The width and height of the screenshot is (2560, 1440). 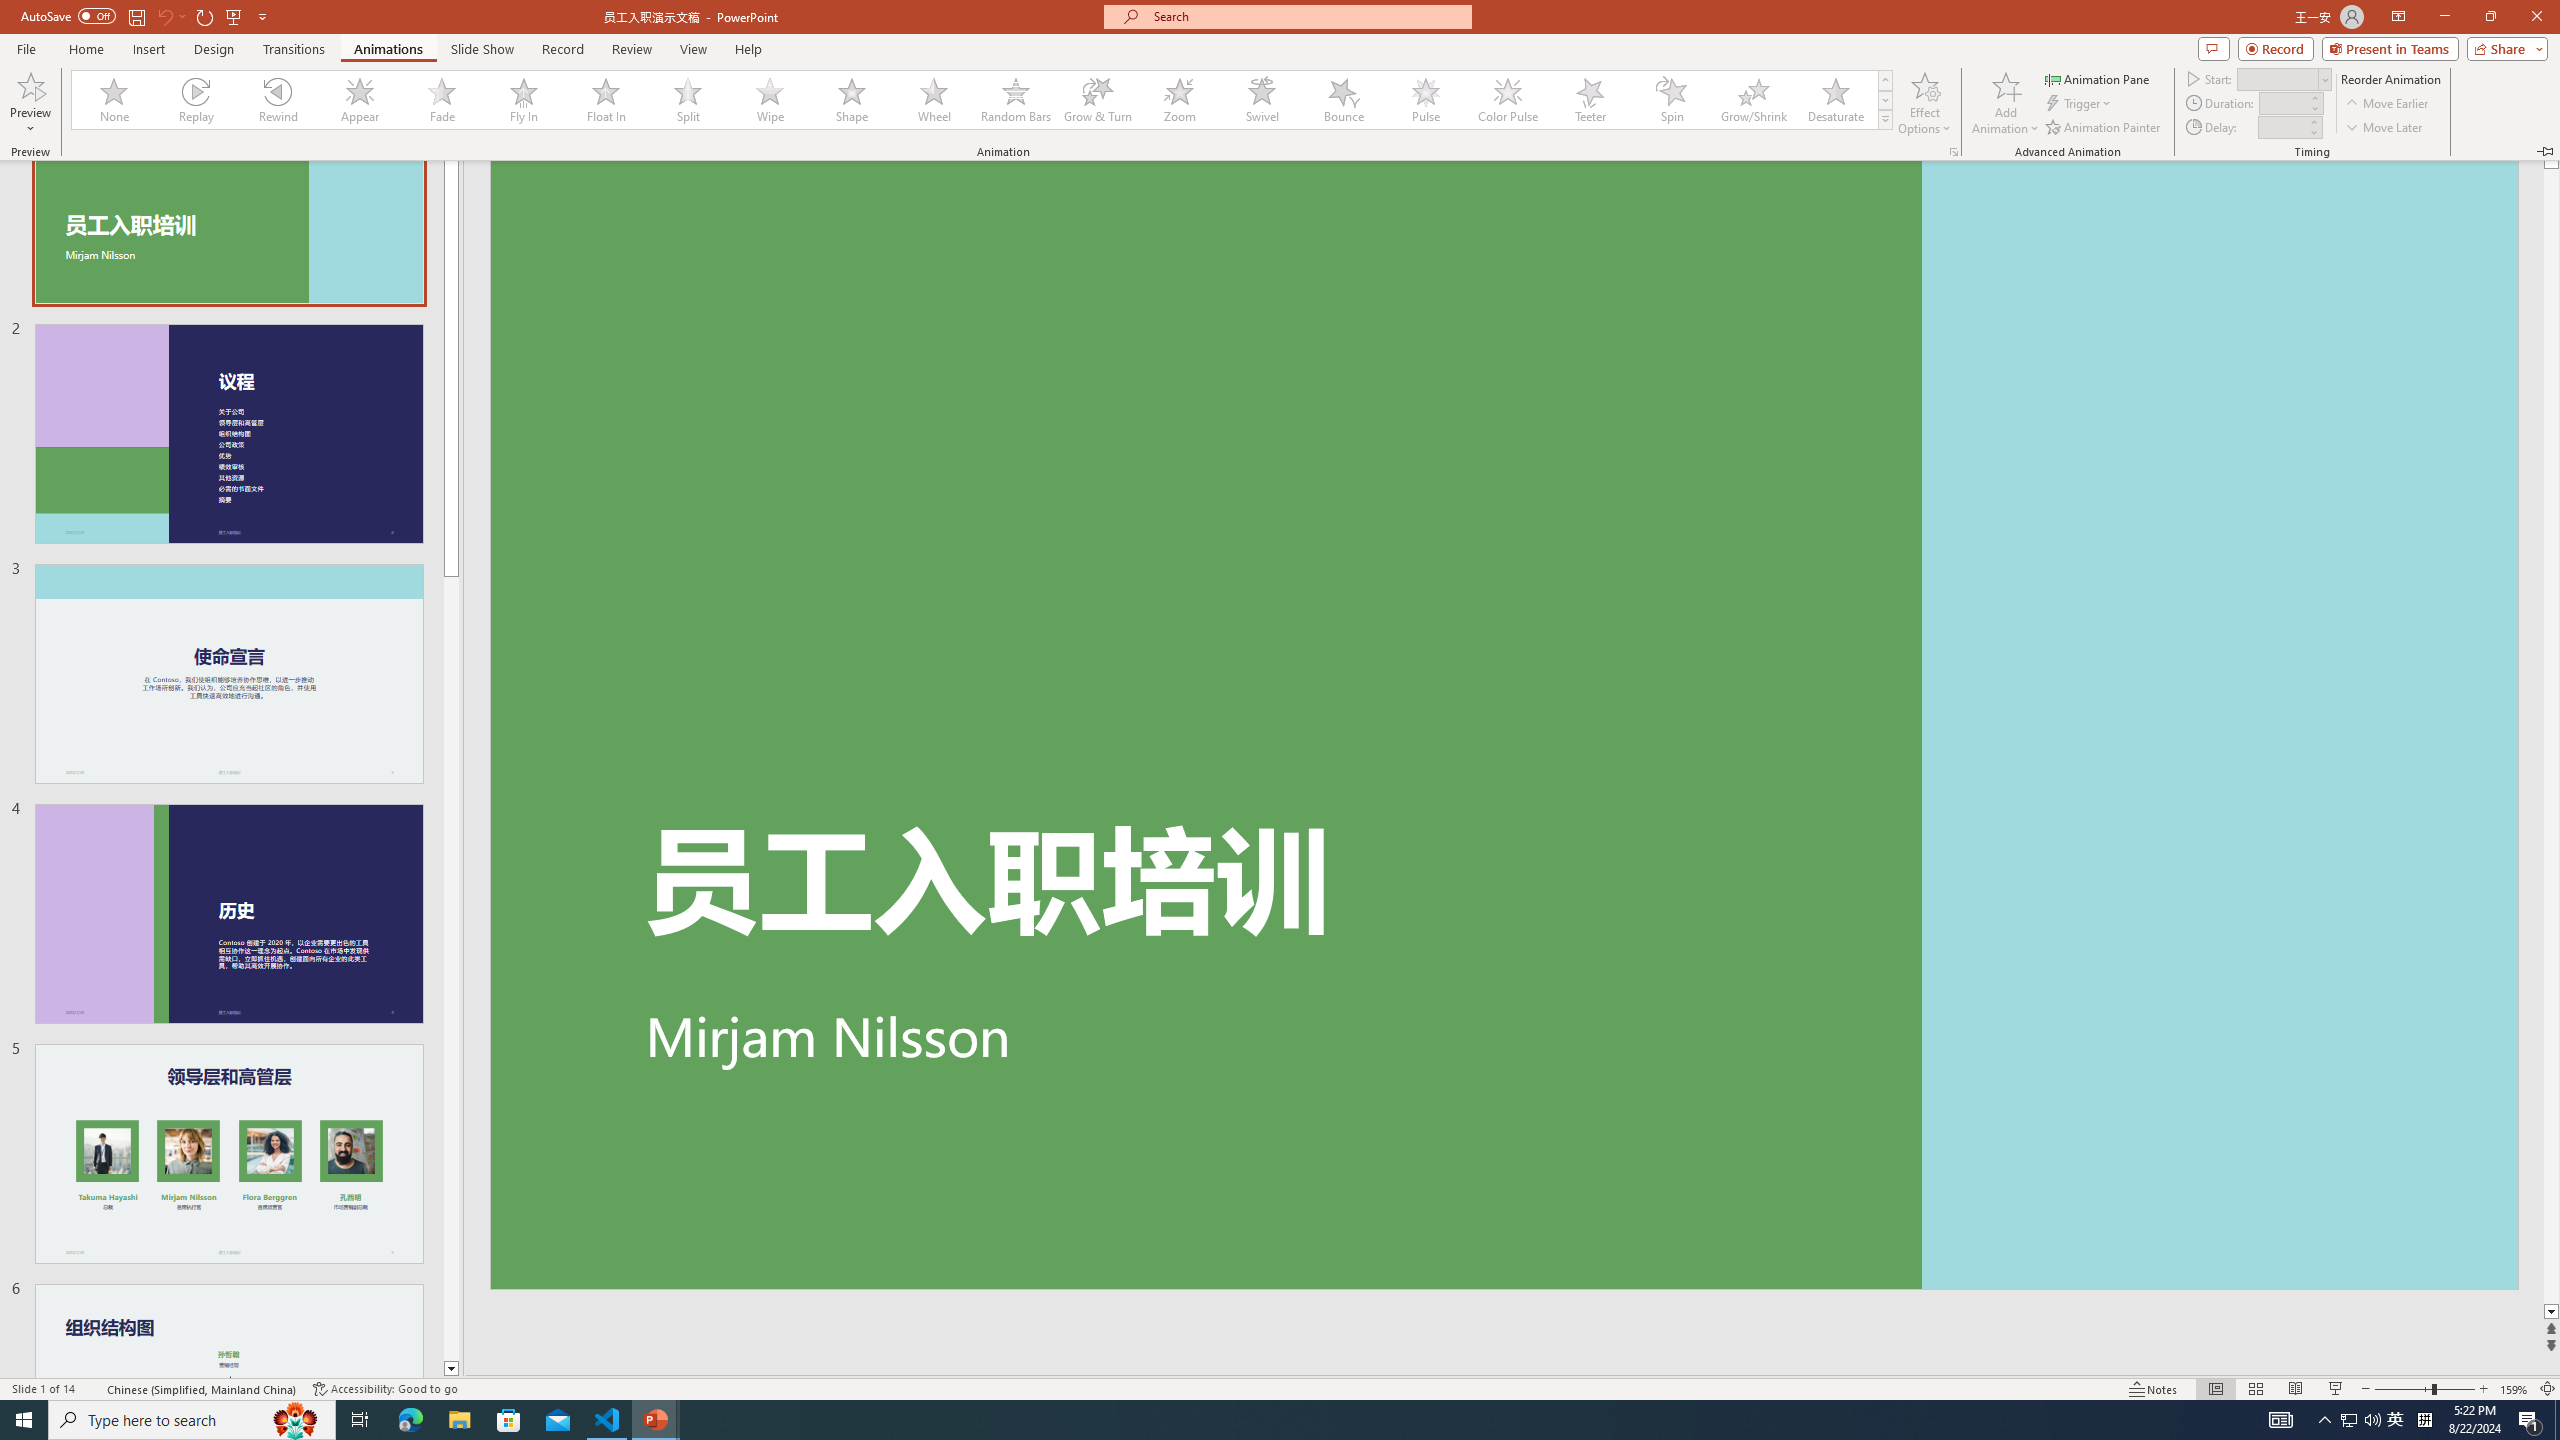 What do you see at coordinates (93, 1389) in the screenshot?
I see `'Spell Check '` at bounding box center [93, 1389].